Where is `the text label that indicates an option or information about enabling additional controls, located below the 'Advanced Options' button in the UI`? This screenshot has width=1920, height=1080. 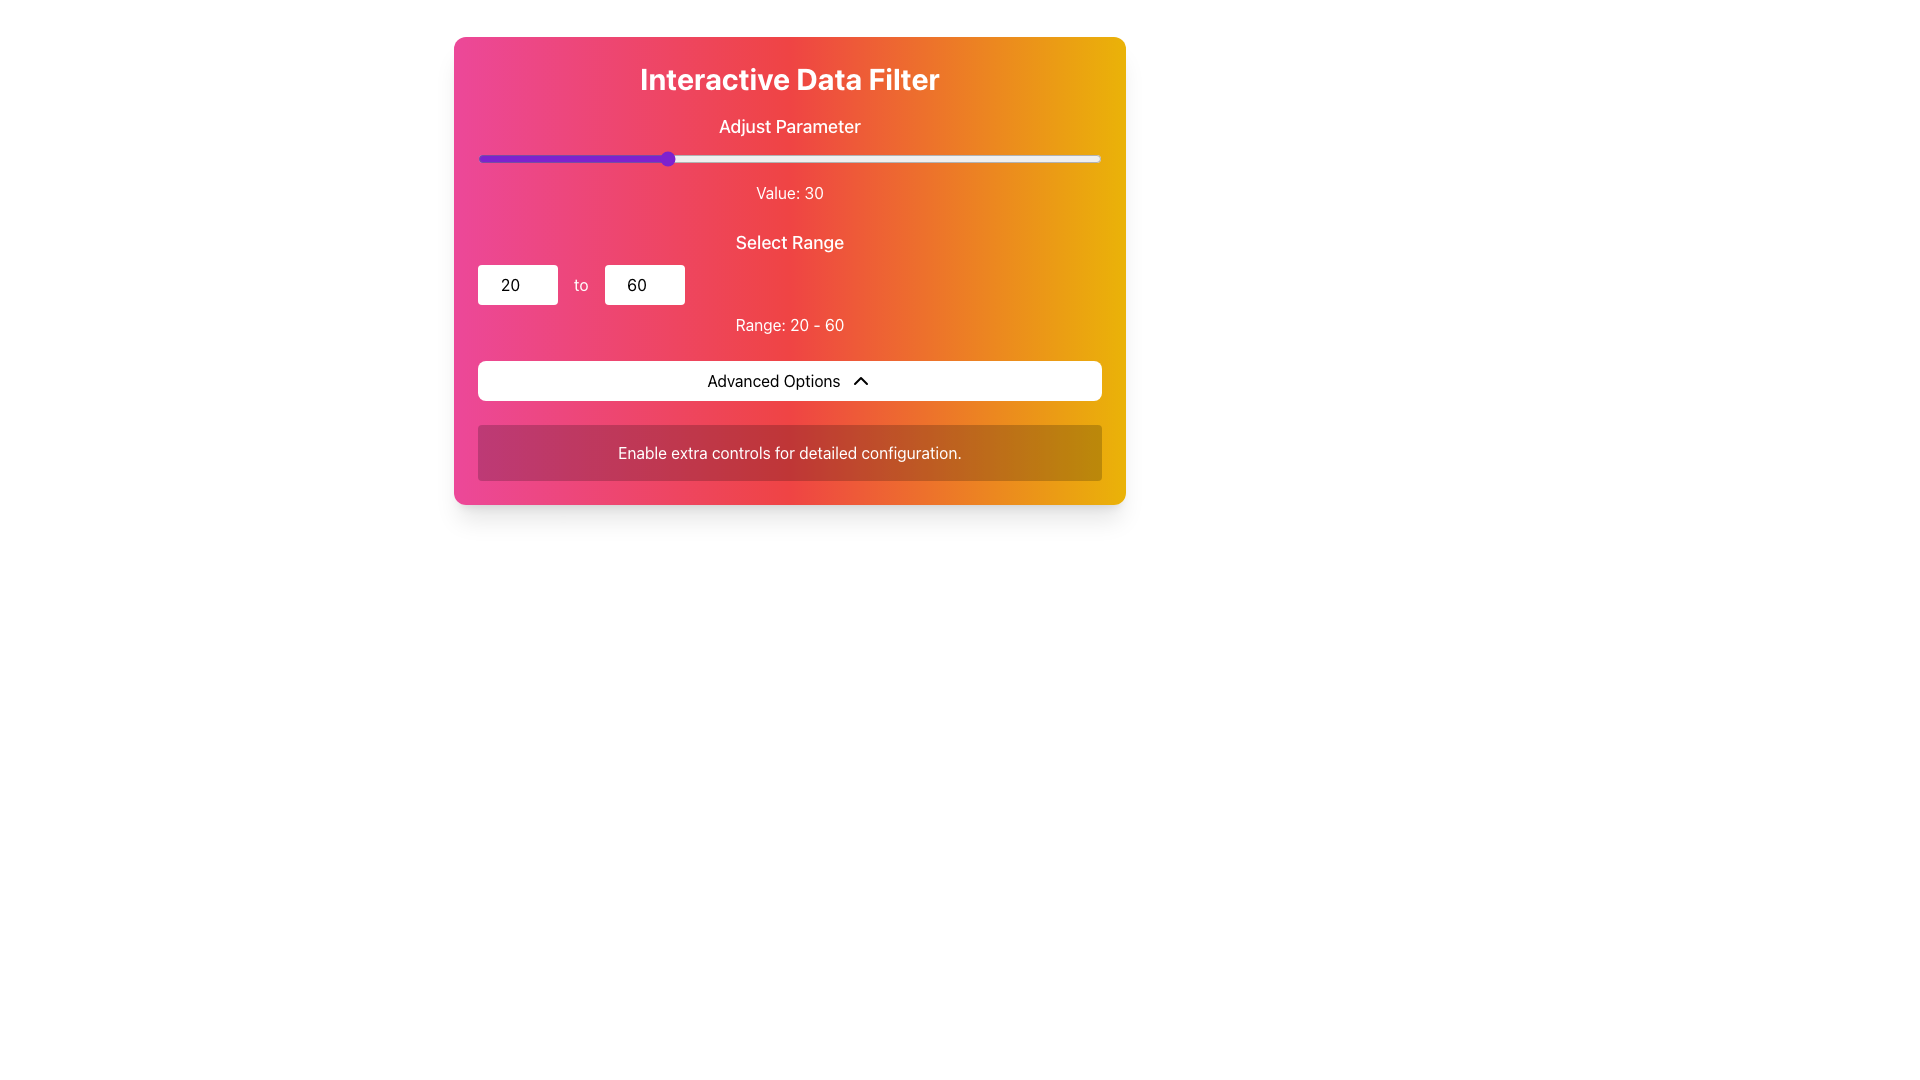 the text label that indicates an option or information about enabling additional controls, located below the 'Advanced Options' button in the UI is located at coordinates (789, 452).